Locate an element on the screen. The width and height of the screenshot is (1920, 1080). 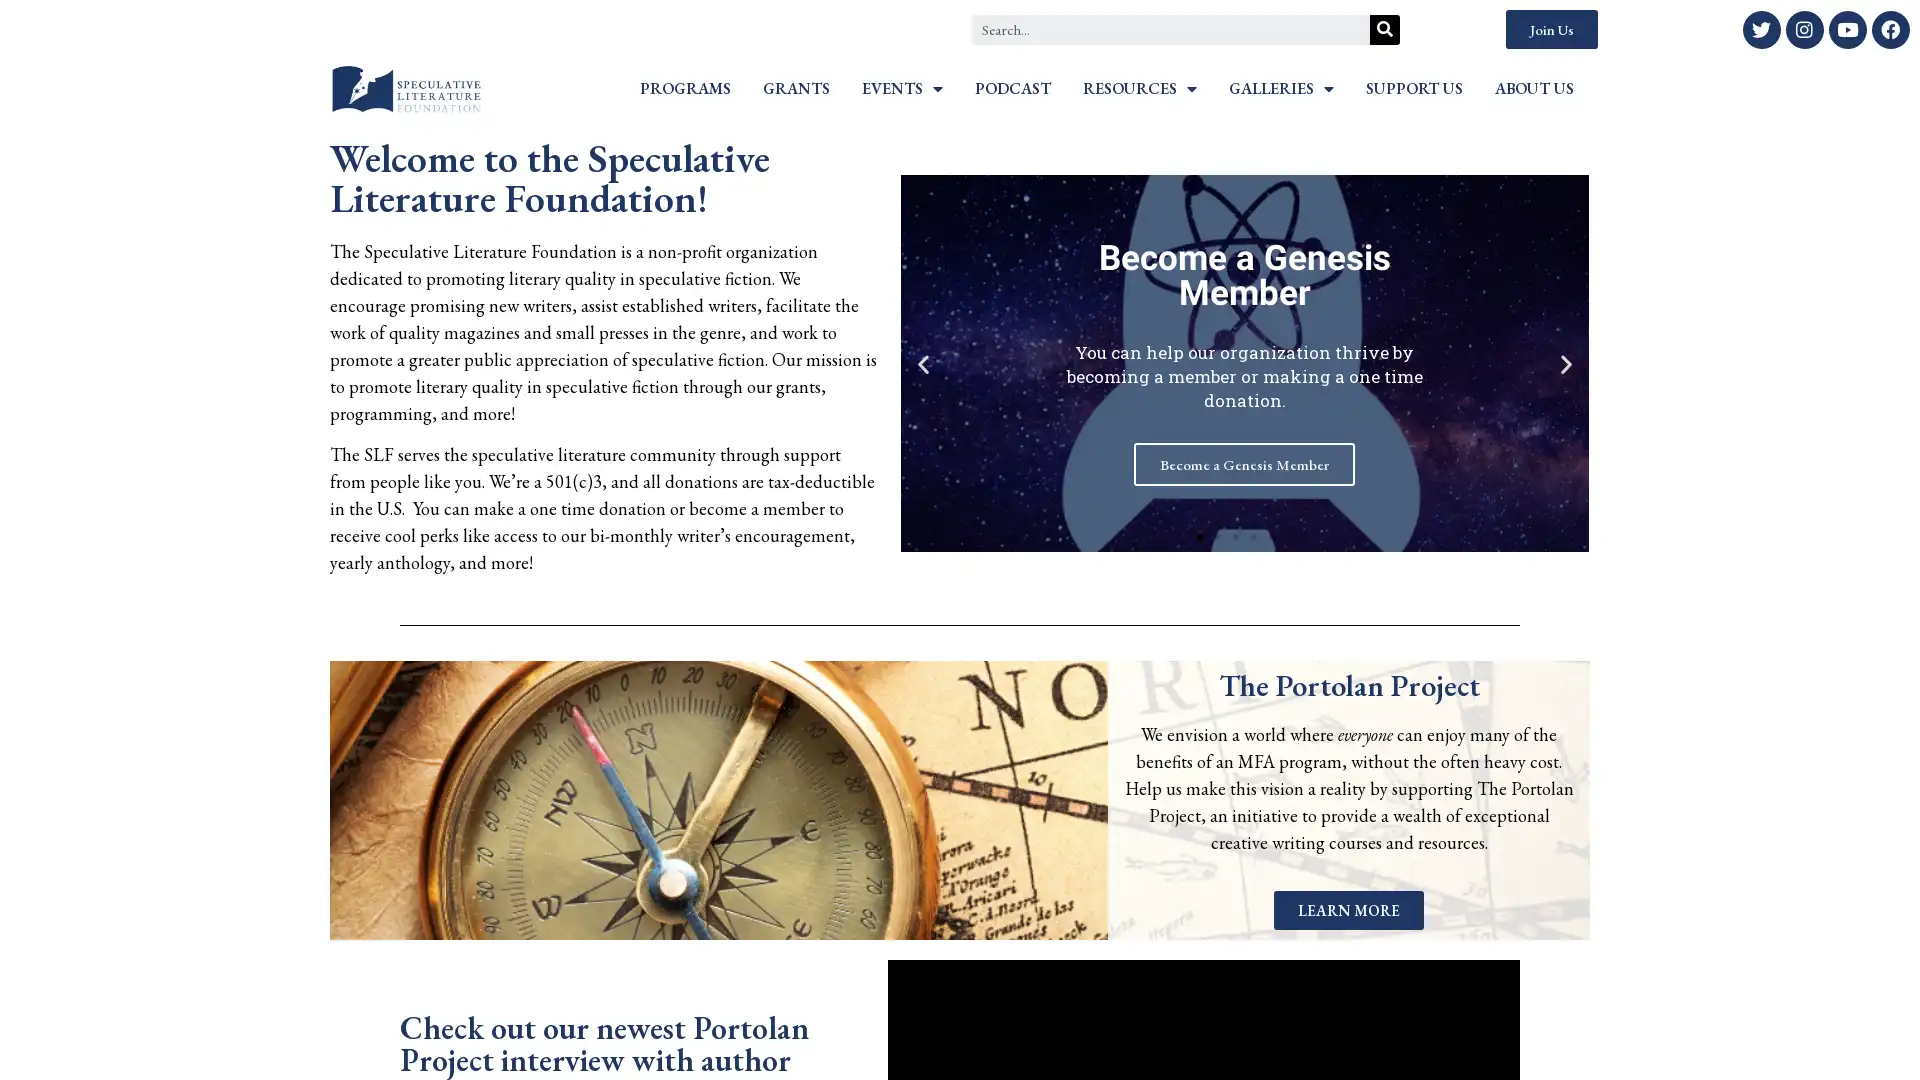
Go to slide 2 is located at coordinates (1217, 535).